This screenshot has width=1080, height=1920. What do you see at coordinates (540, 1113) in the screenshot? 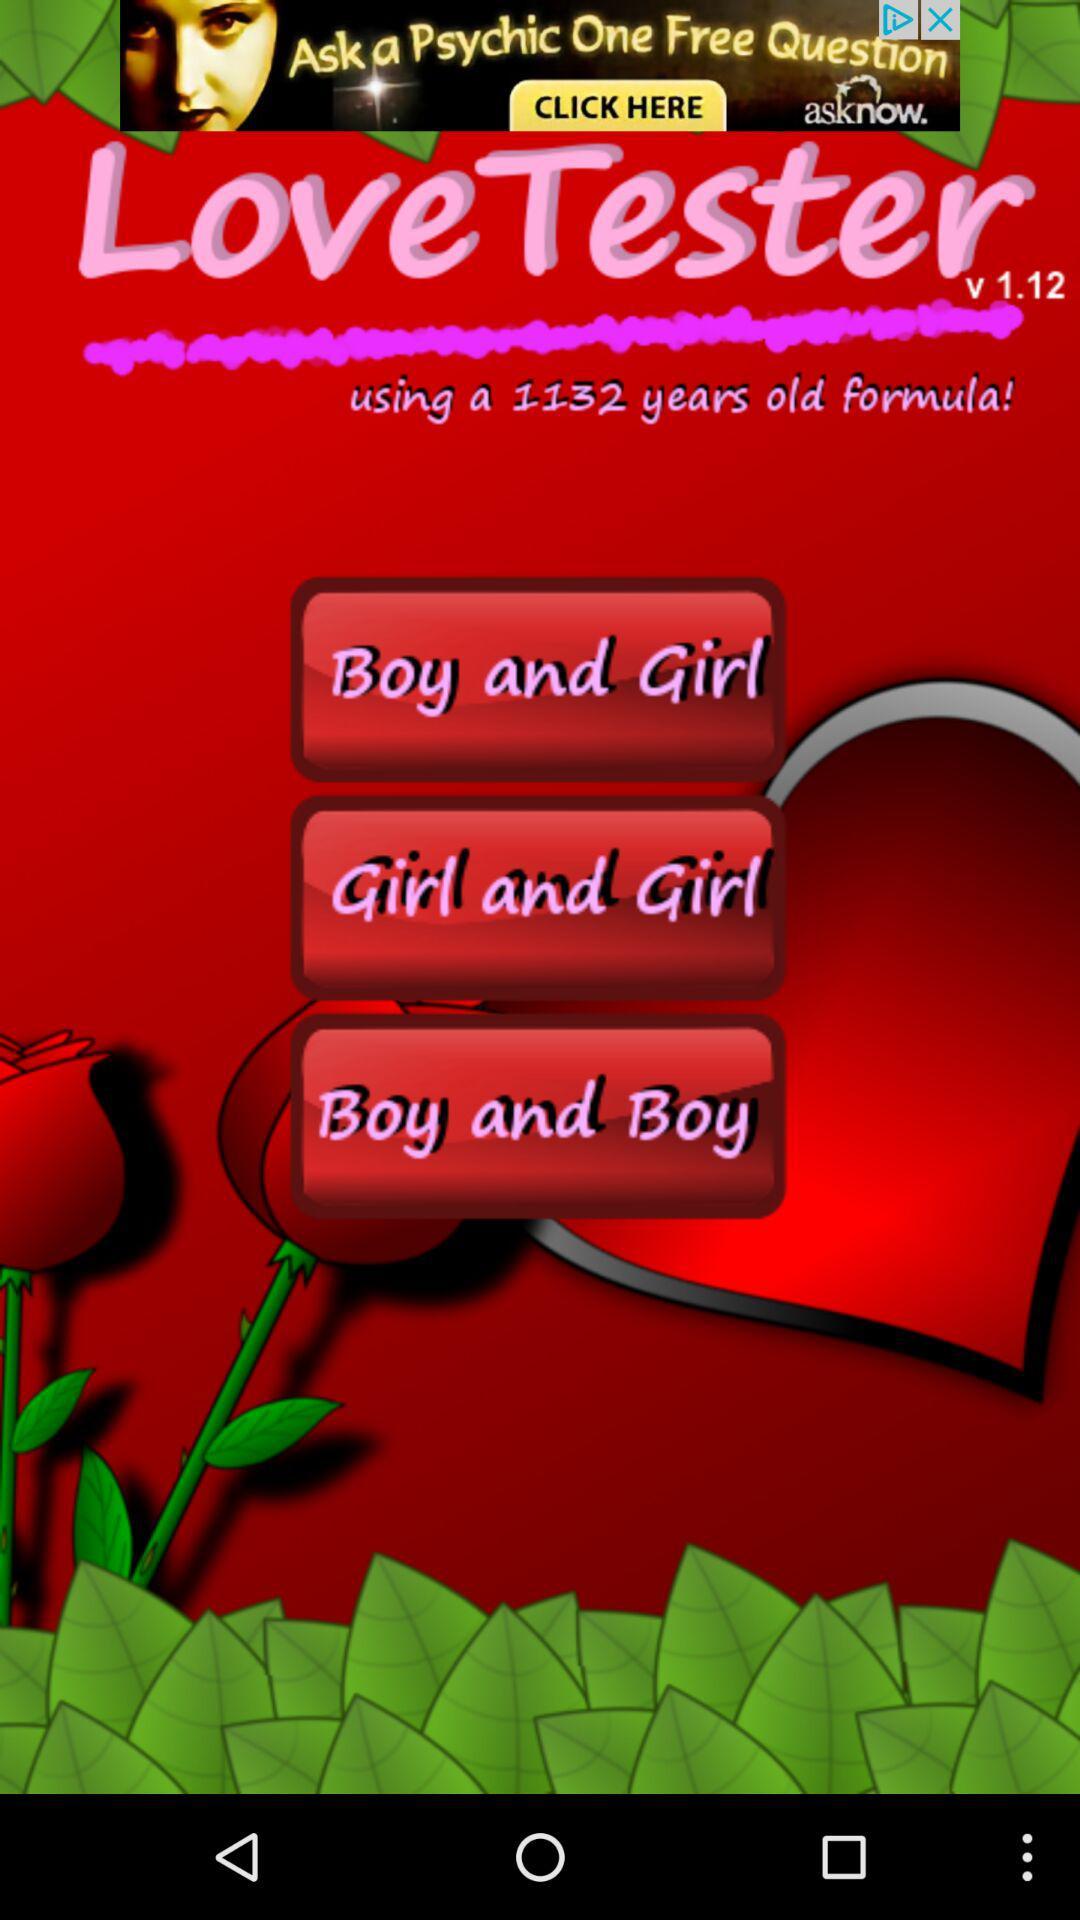
I see `boy and boy` at bounding box center [540, 1113].